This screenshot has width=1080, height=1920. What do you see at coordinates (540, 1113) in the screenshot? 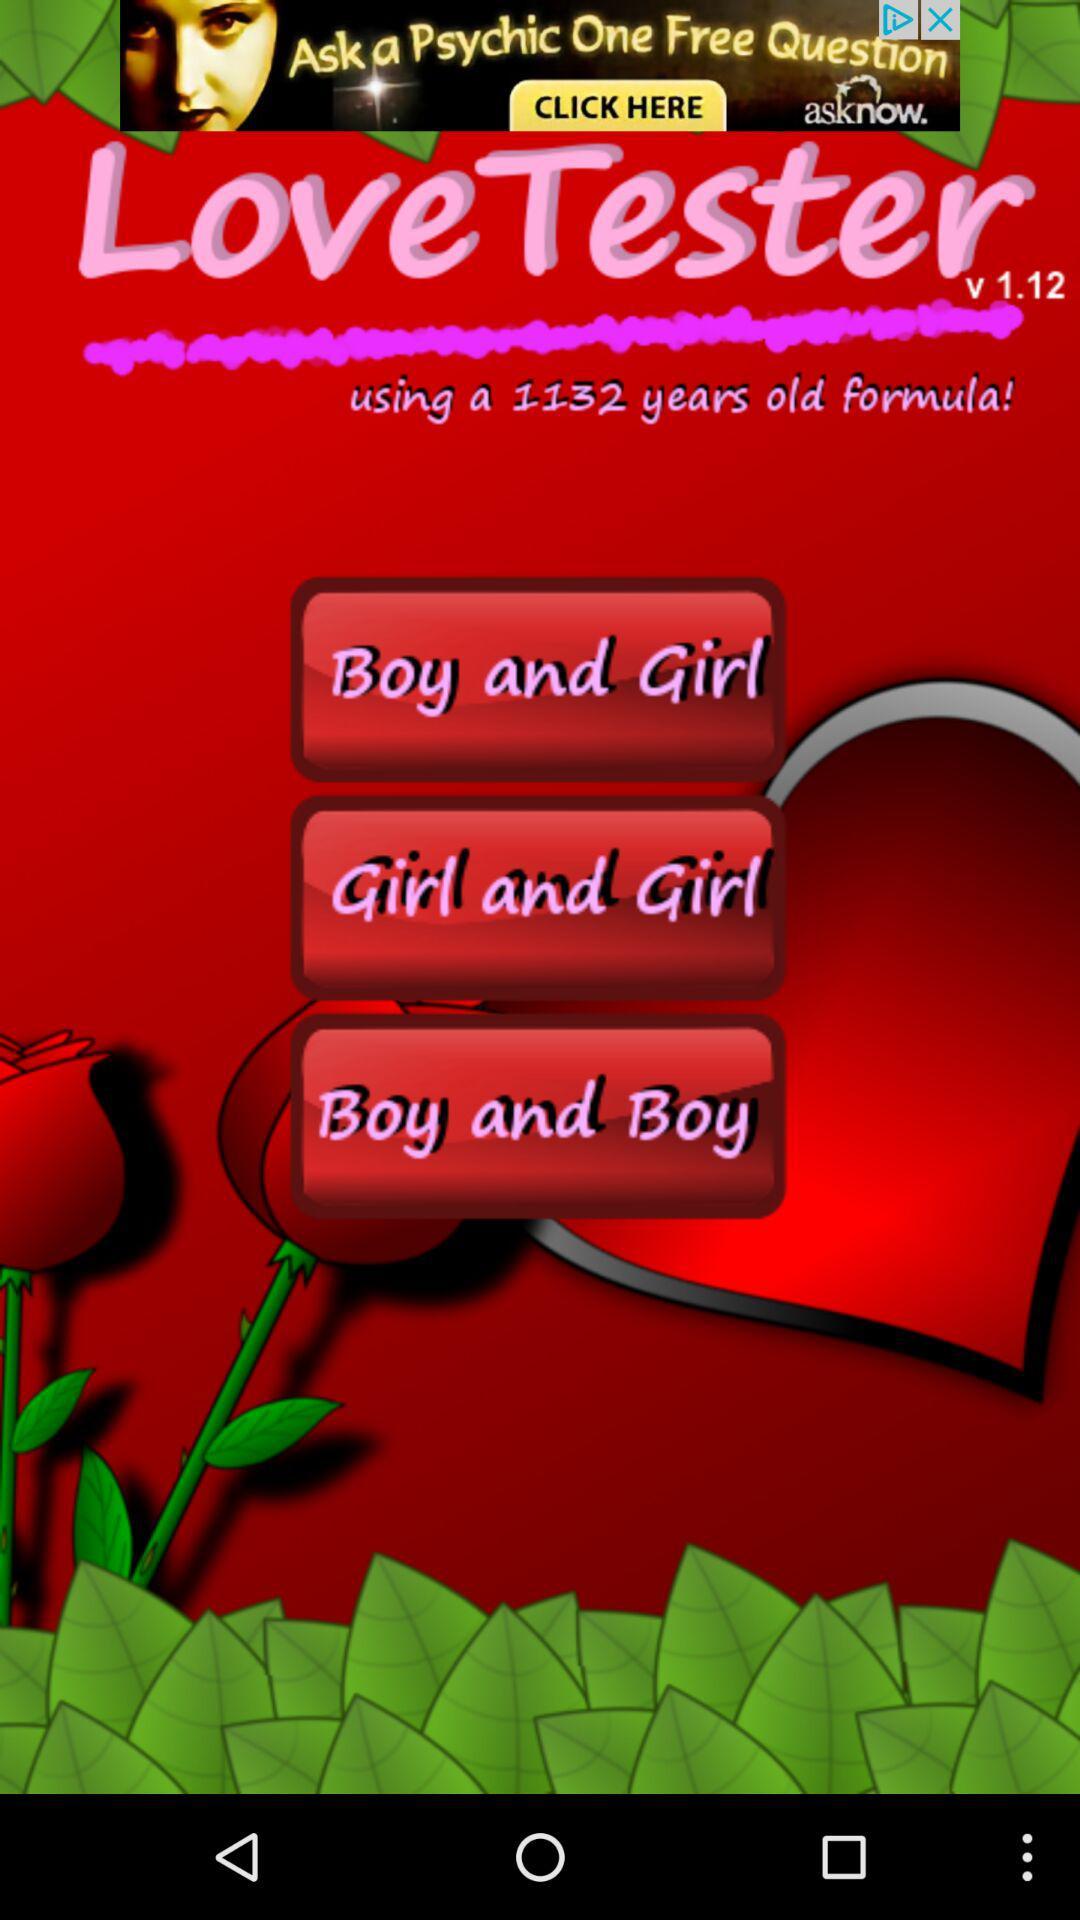
I see `boy and boy` at bounding box center [540, 1113].